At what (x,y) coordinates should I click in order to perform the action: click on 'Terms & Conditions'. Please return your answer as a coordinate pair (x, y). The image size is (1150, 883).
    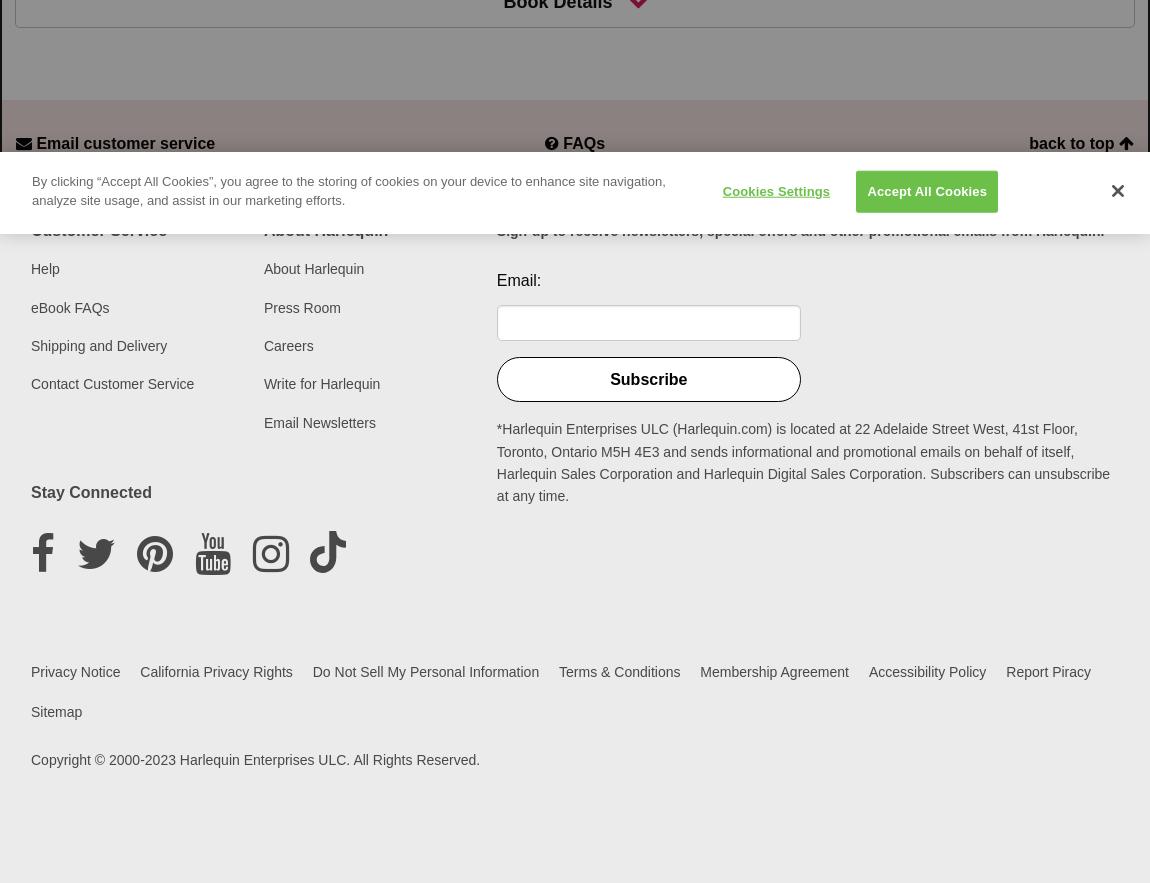
    Looking at the image, I should click on (618, 669).